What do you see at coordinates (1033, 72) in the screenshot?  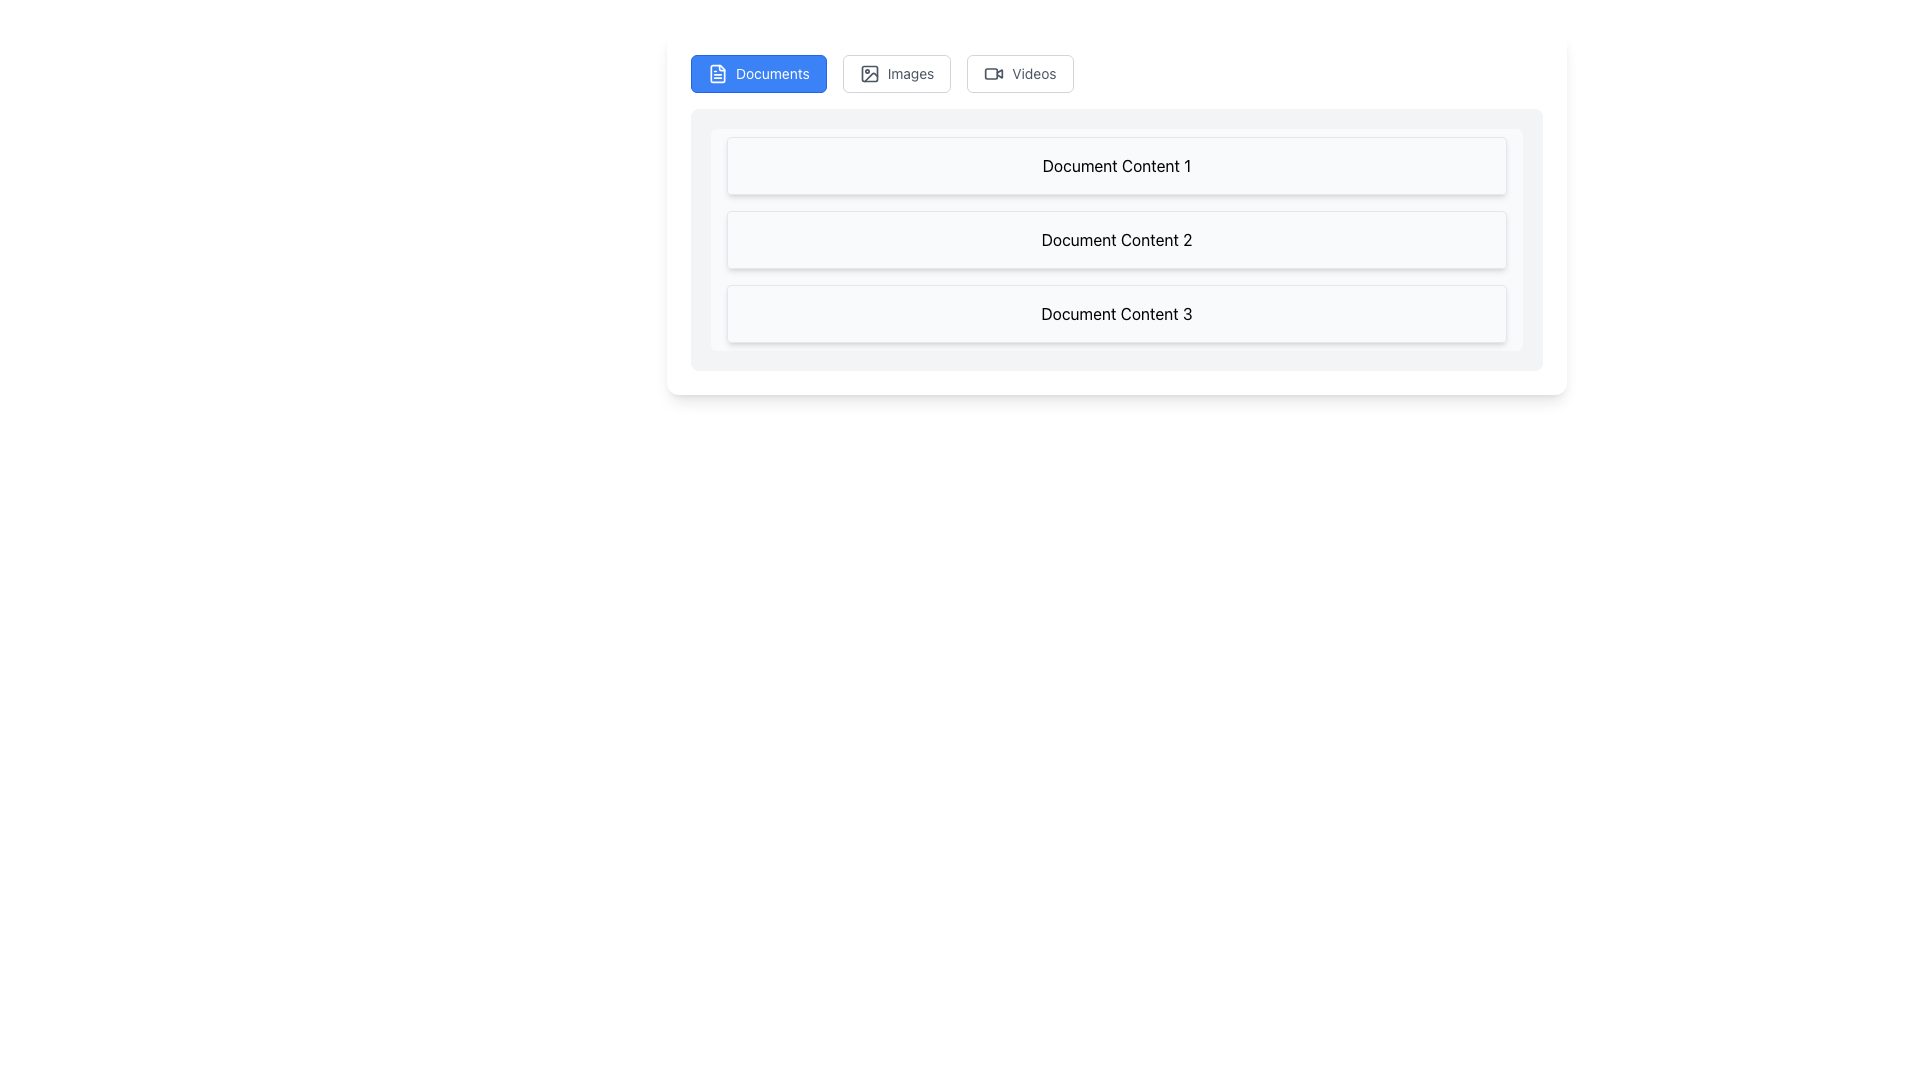 I see `the 'Videos' text label located in the upper horizontal menu bar` at bounding box center [1033, 72].